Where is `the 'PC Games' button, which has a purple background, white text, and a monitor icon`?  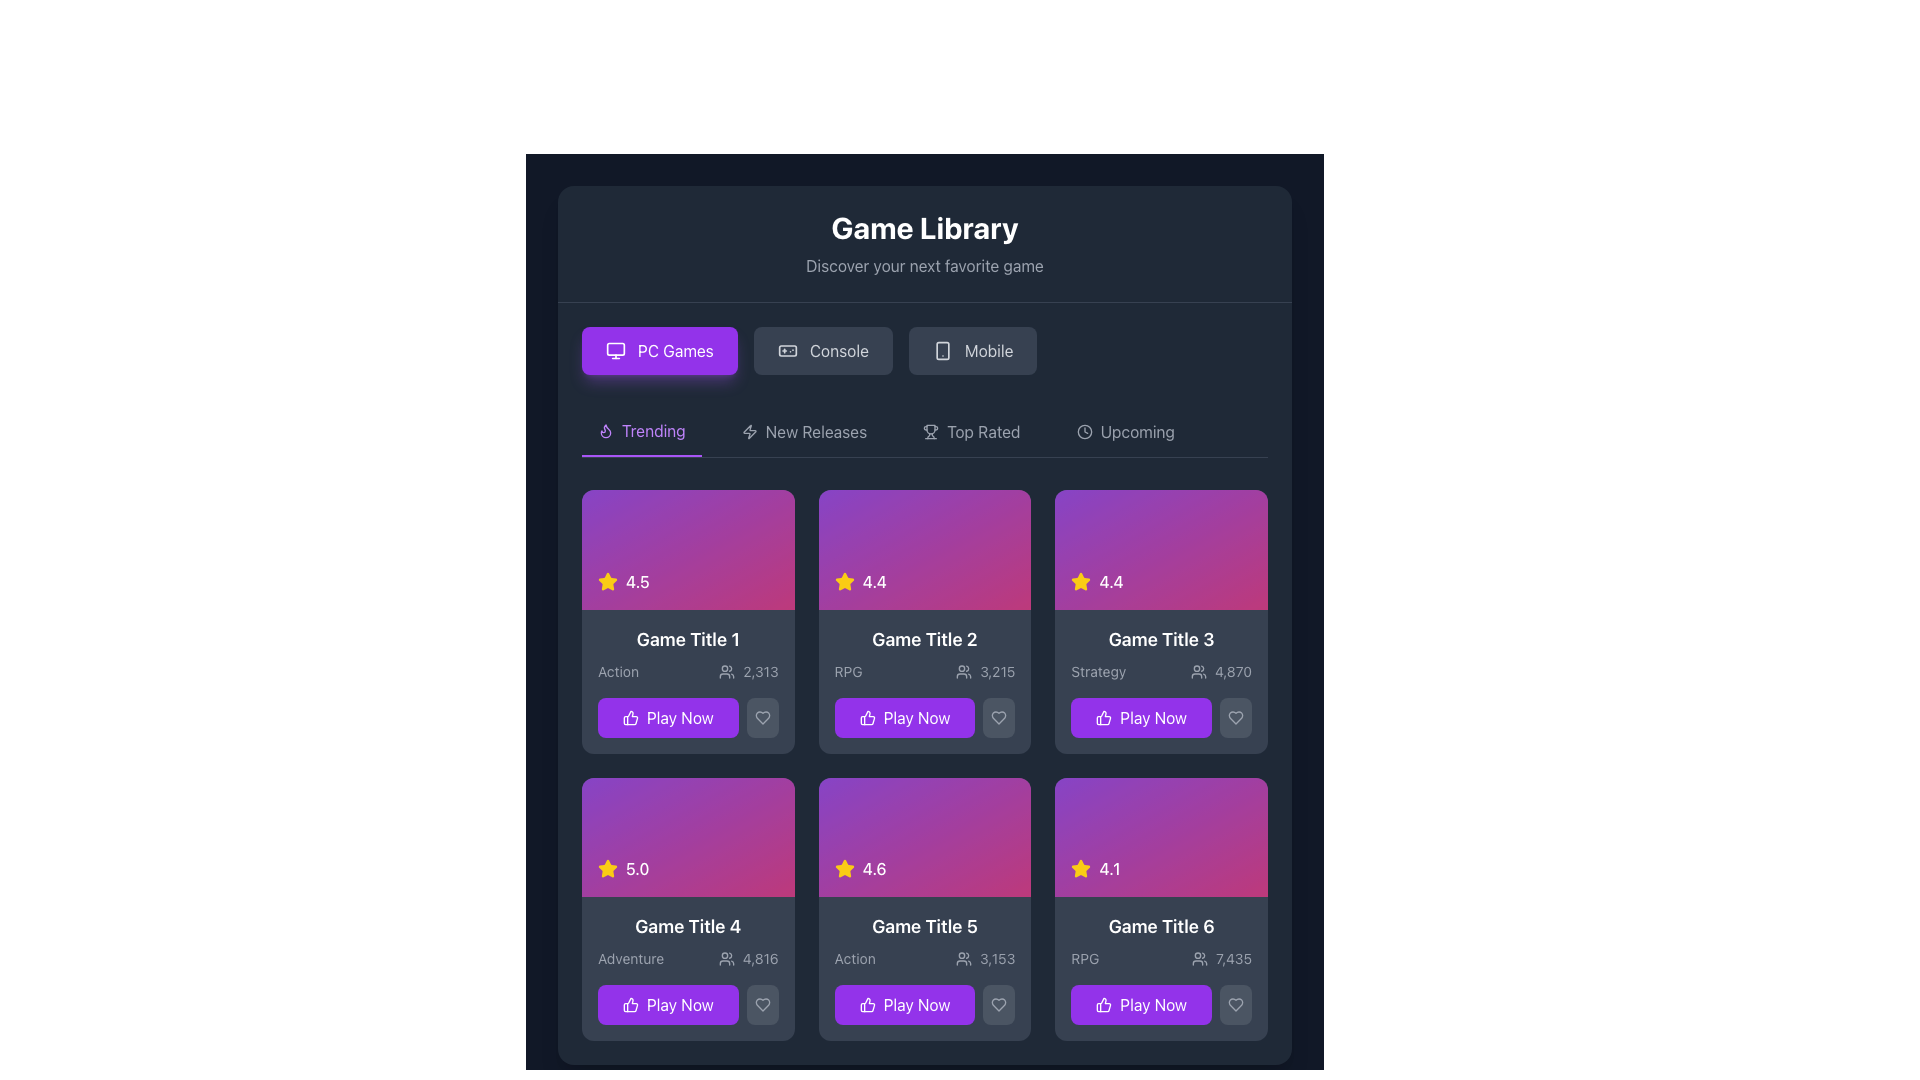
the 'PC Games' button, which has a purple background, white text, and a monitor icon is located at coordinates (659, 350).